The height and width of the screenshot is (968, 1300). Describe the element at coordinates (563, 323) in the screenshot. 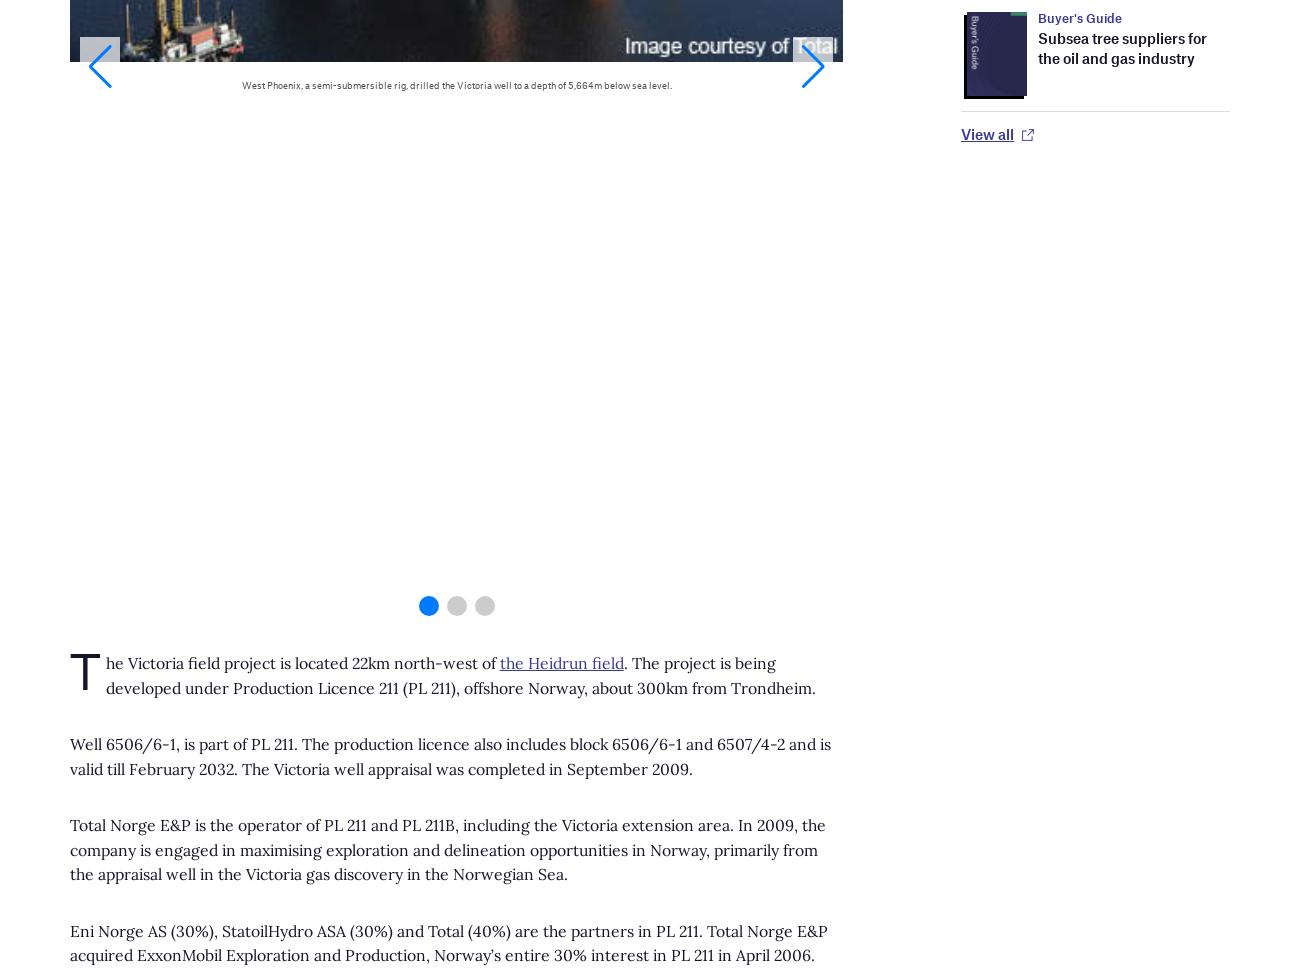

I see `'Digital Magazine'` at that location.